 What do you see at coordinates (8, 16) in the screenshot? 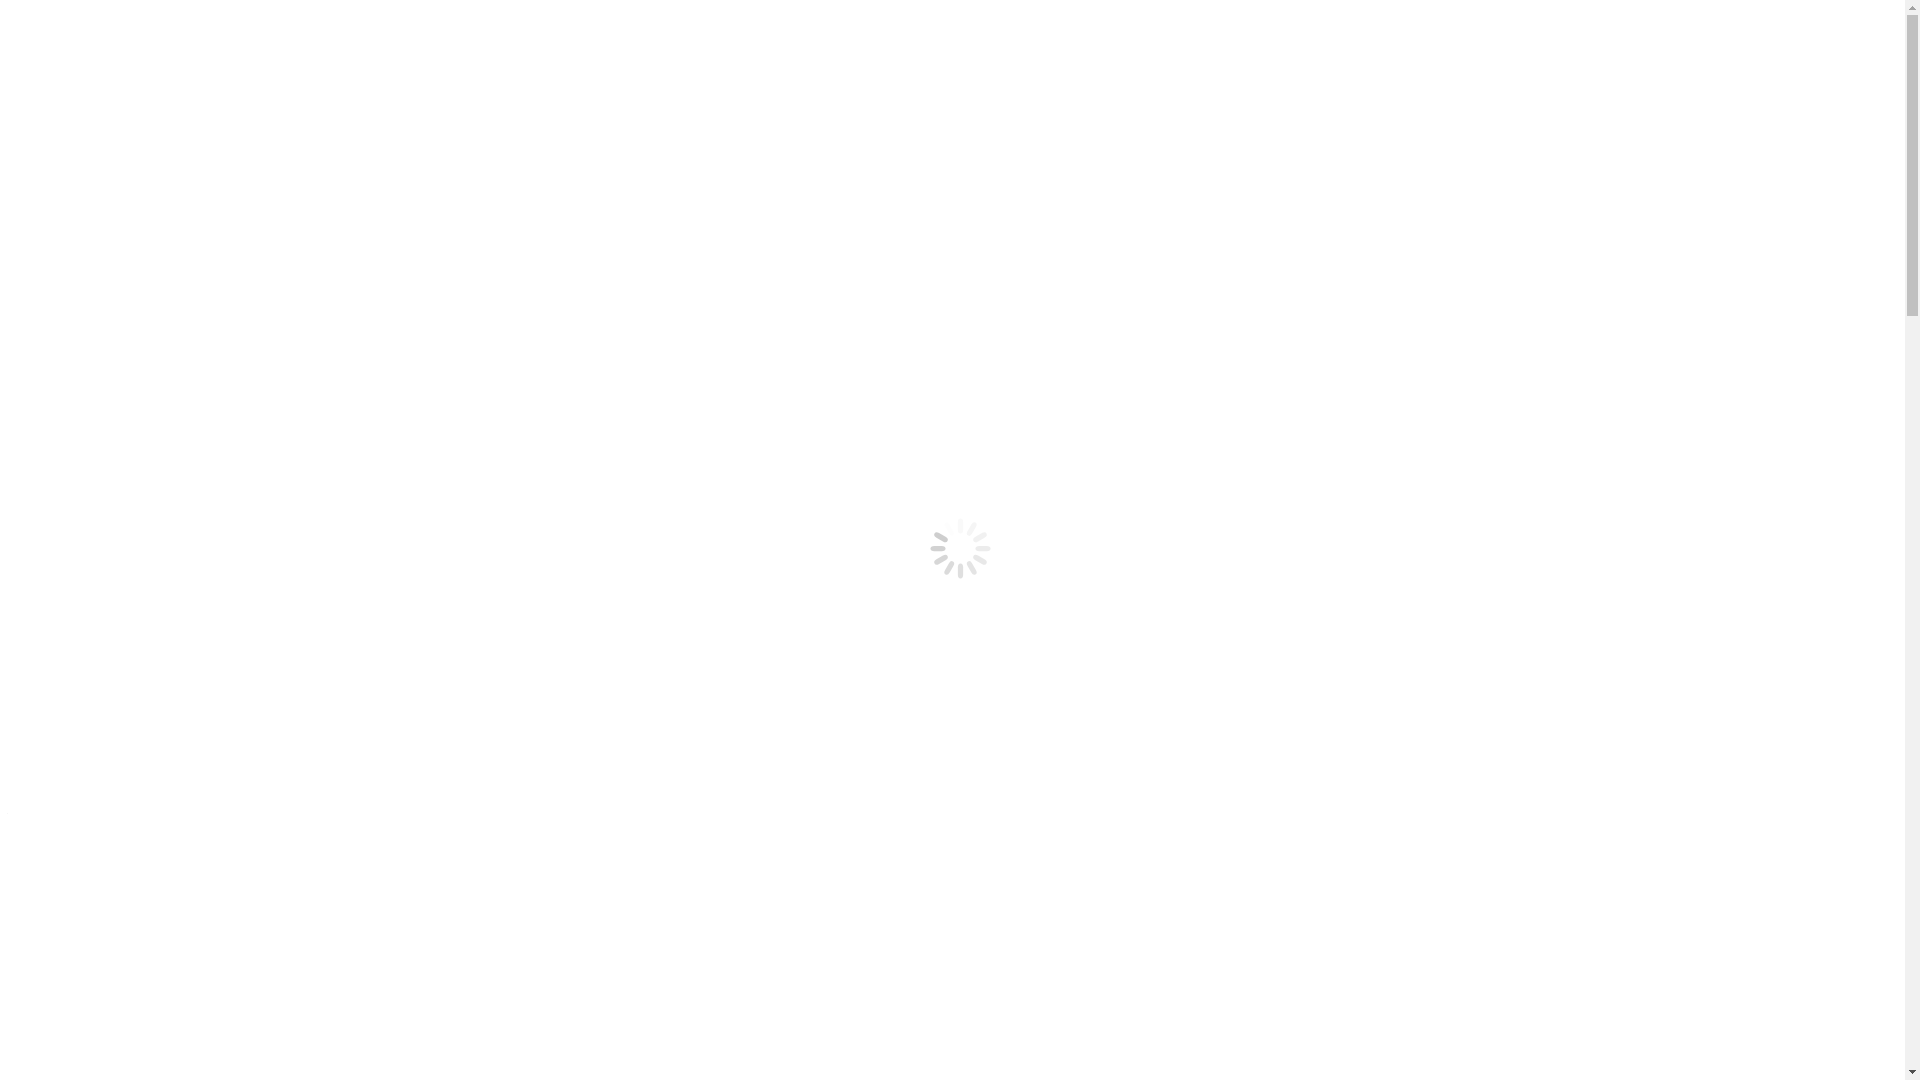
I see `'Skip to content'` at bounding box center [8, 16].